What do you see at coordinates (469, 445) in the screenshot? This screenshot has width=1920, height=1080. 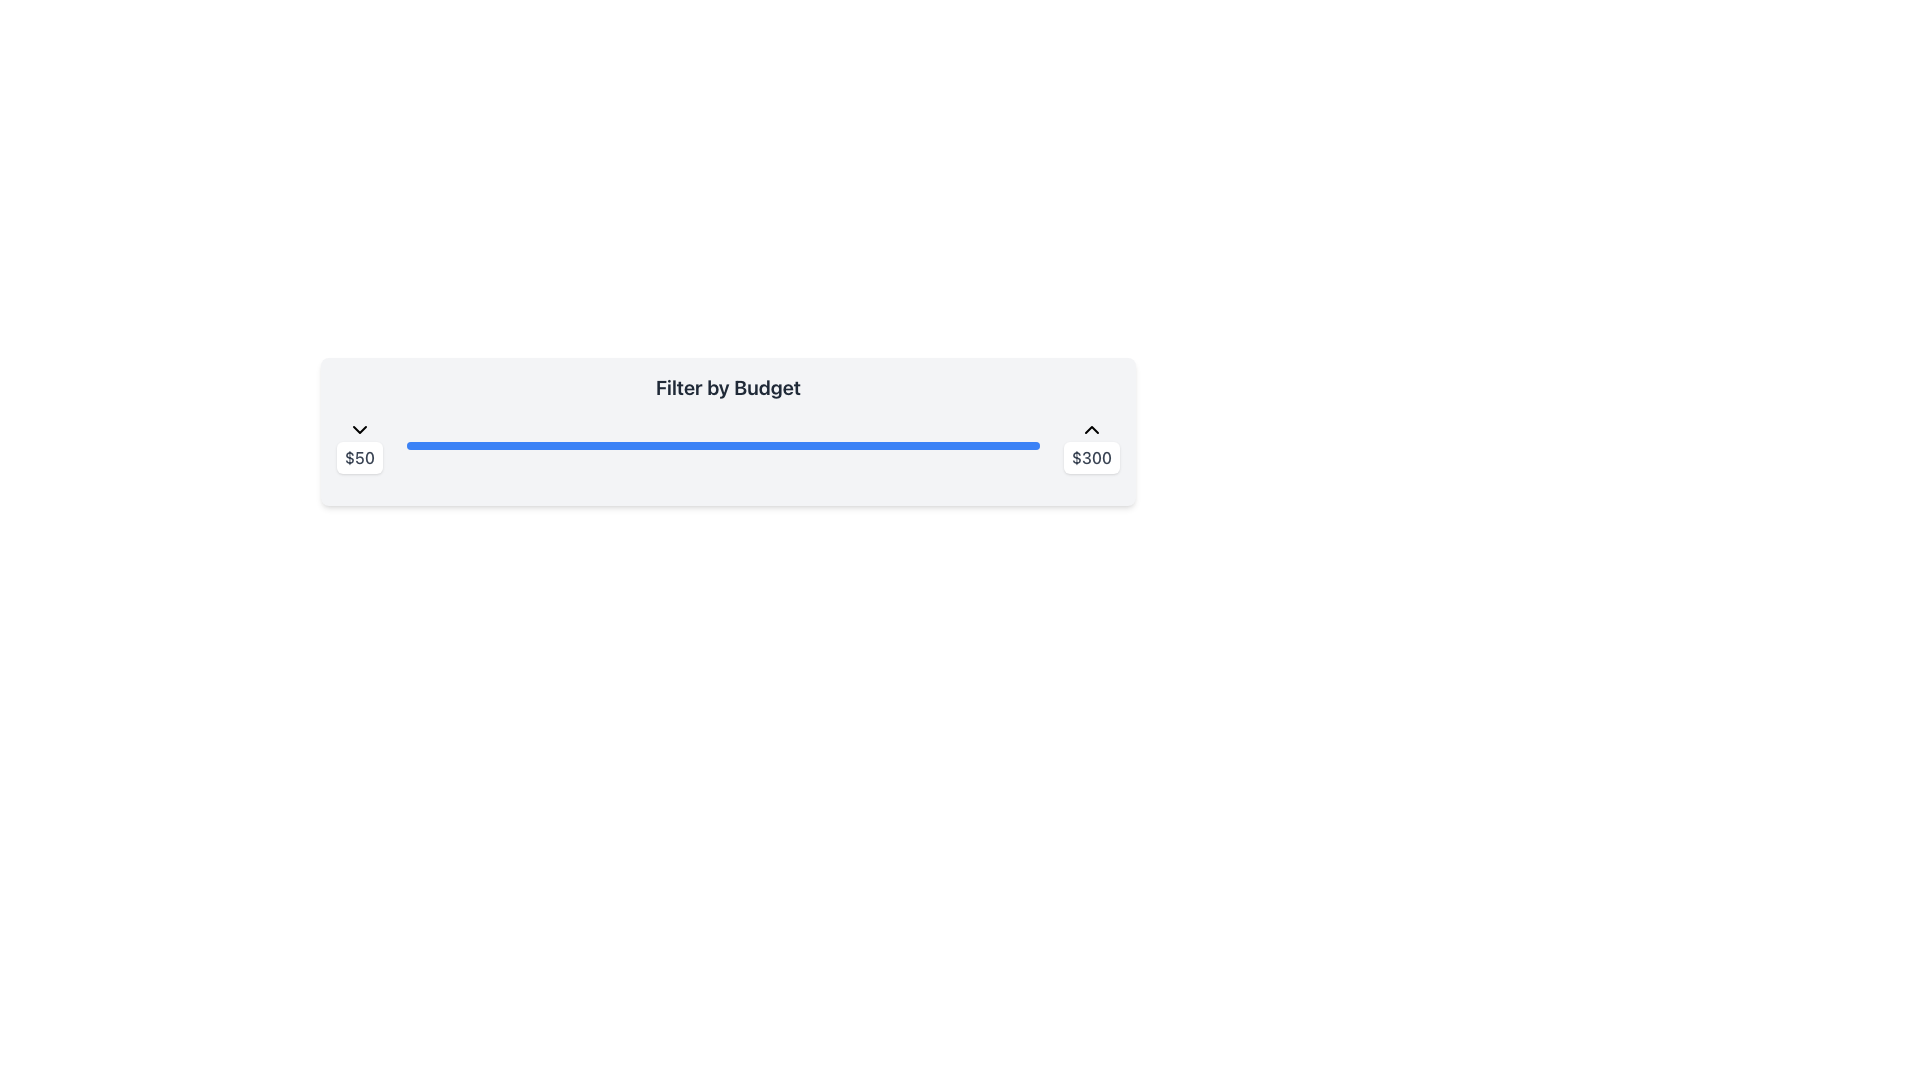 I see `the value of the slider` at bounding box center [469, 445].